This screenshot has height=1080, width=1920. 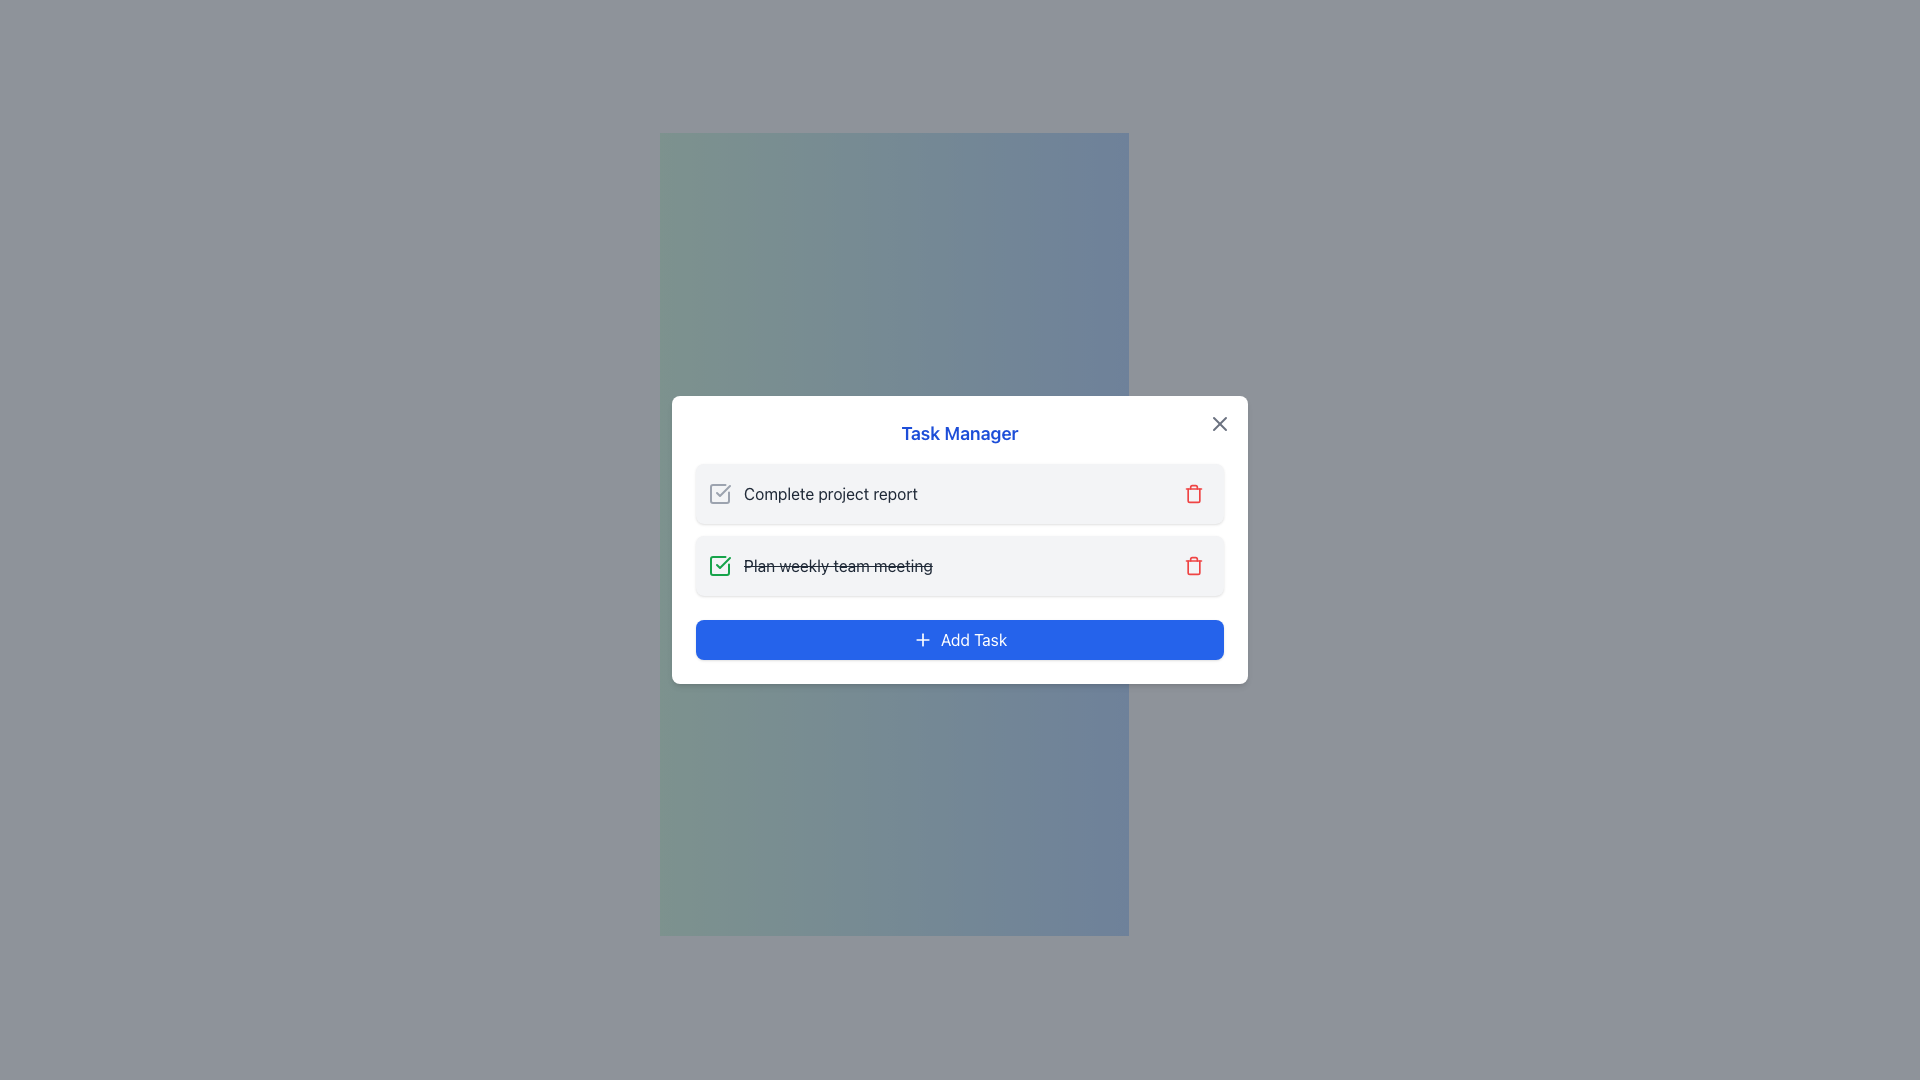 I want to click on the first Task List Item Component displaying 'Complete project report', so click(x=960, y=493).